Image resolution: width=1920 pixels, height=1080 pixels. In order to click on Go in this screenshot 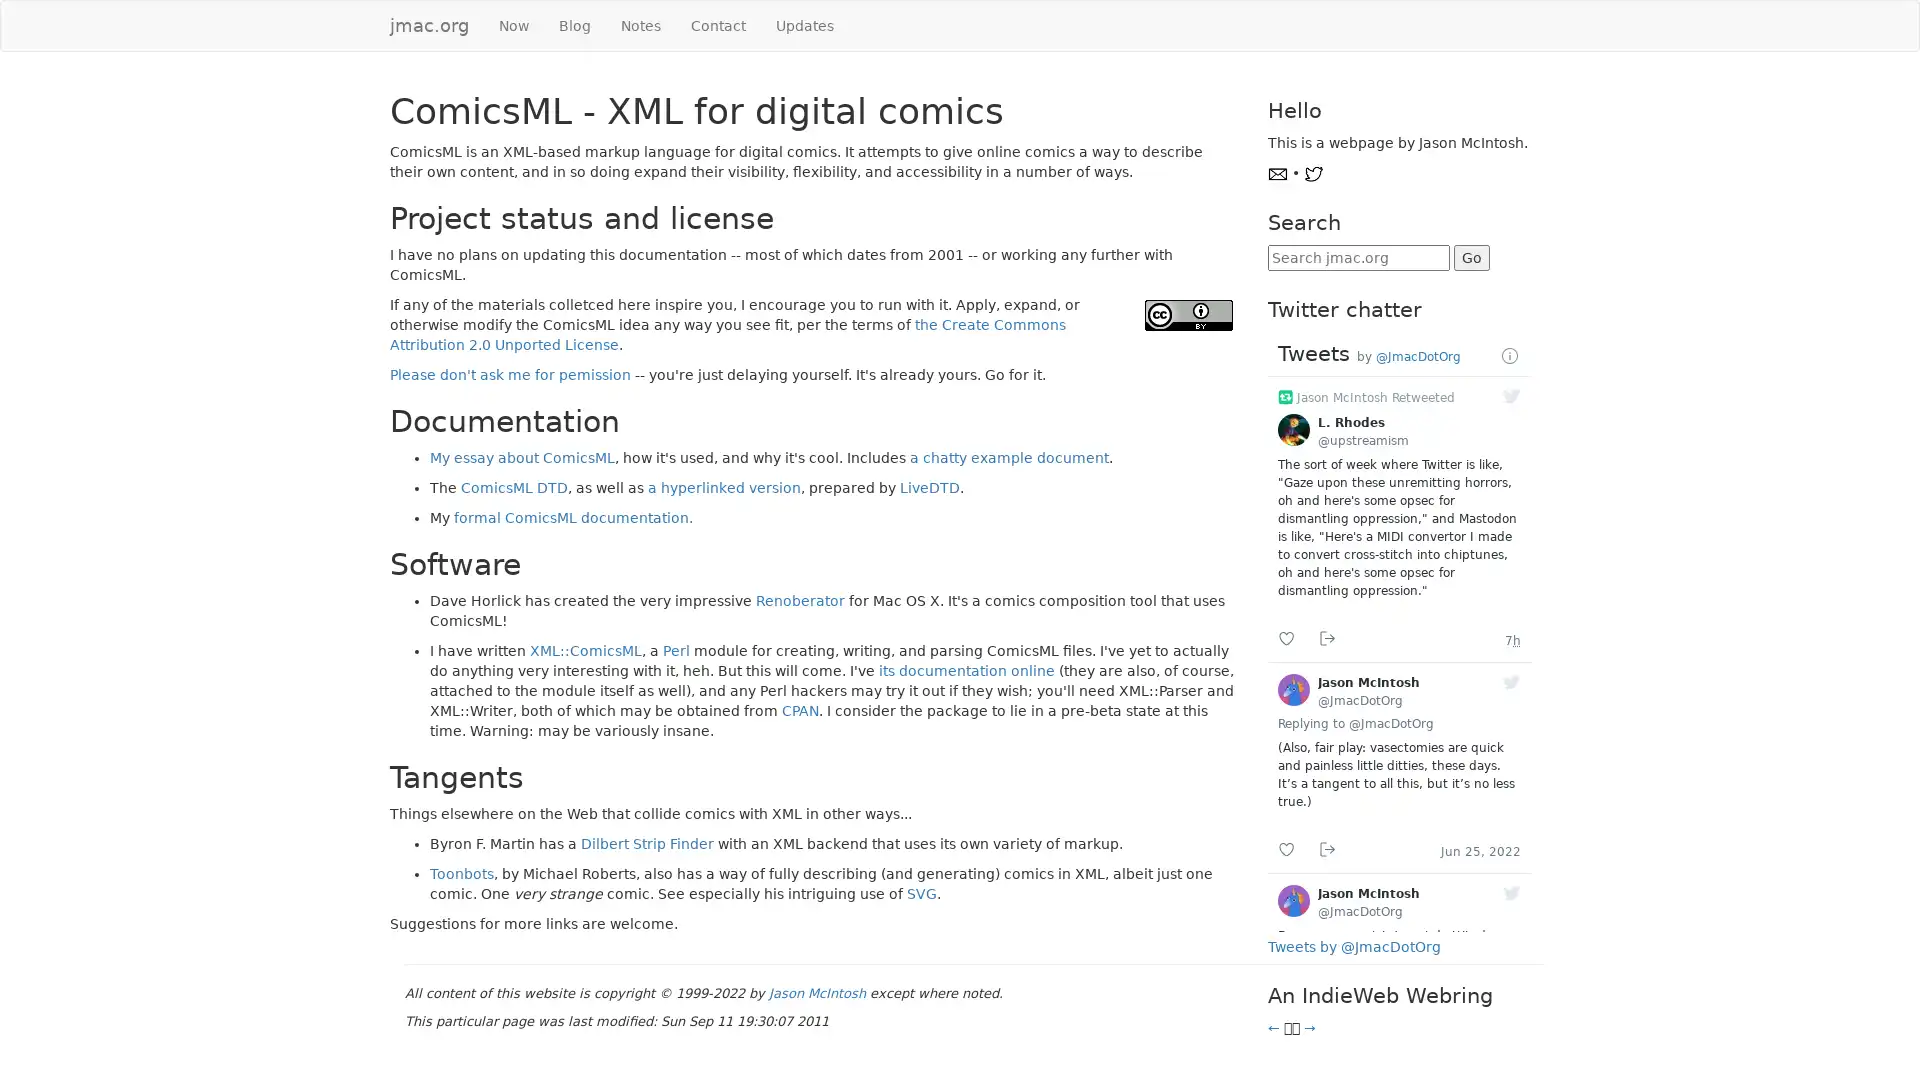, I will do `click(1470, 257)`.